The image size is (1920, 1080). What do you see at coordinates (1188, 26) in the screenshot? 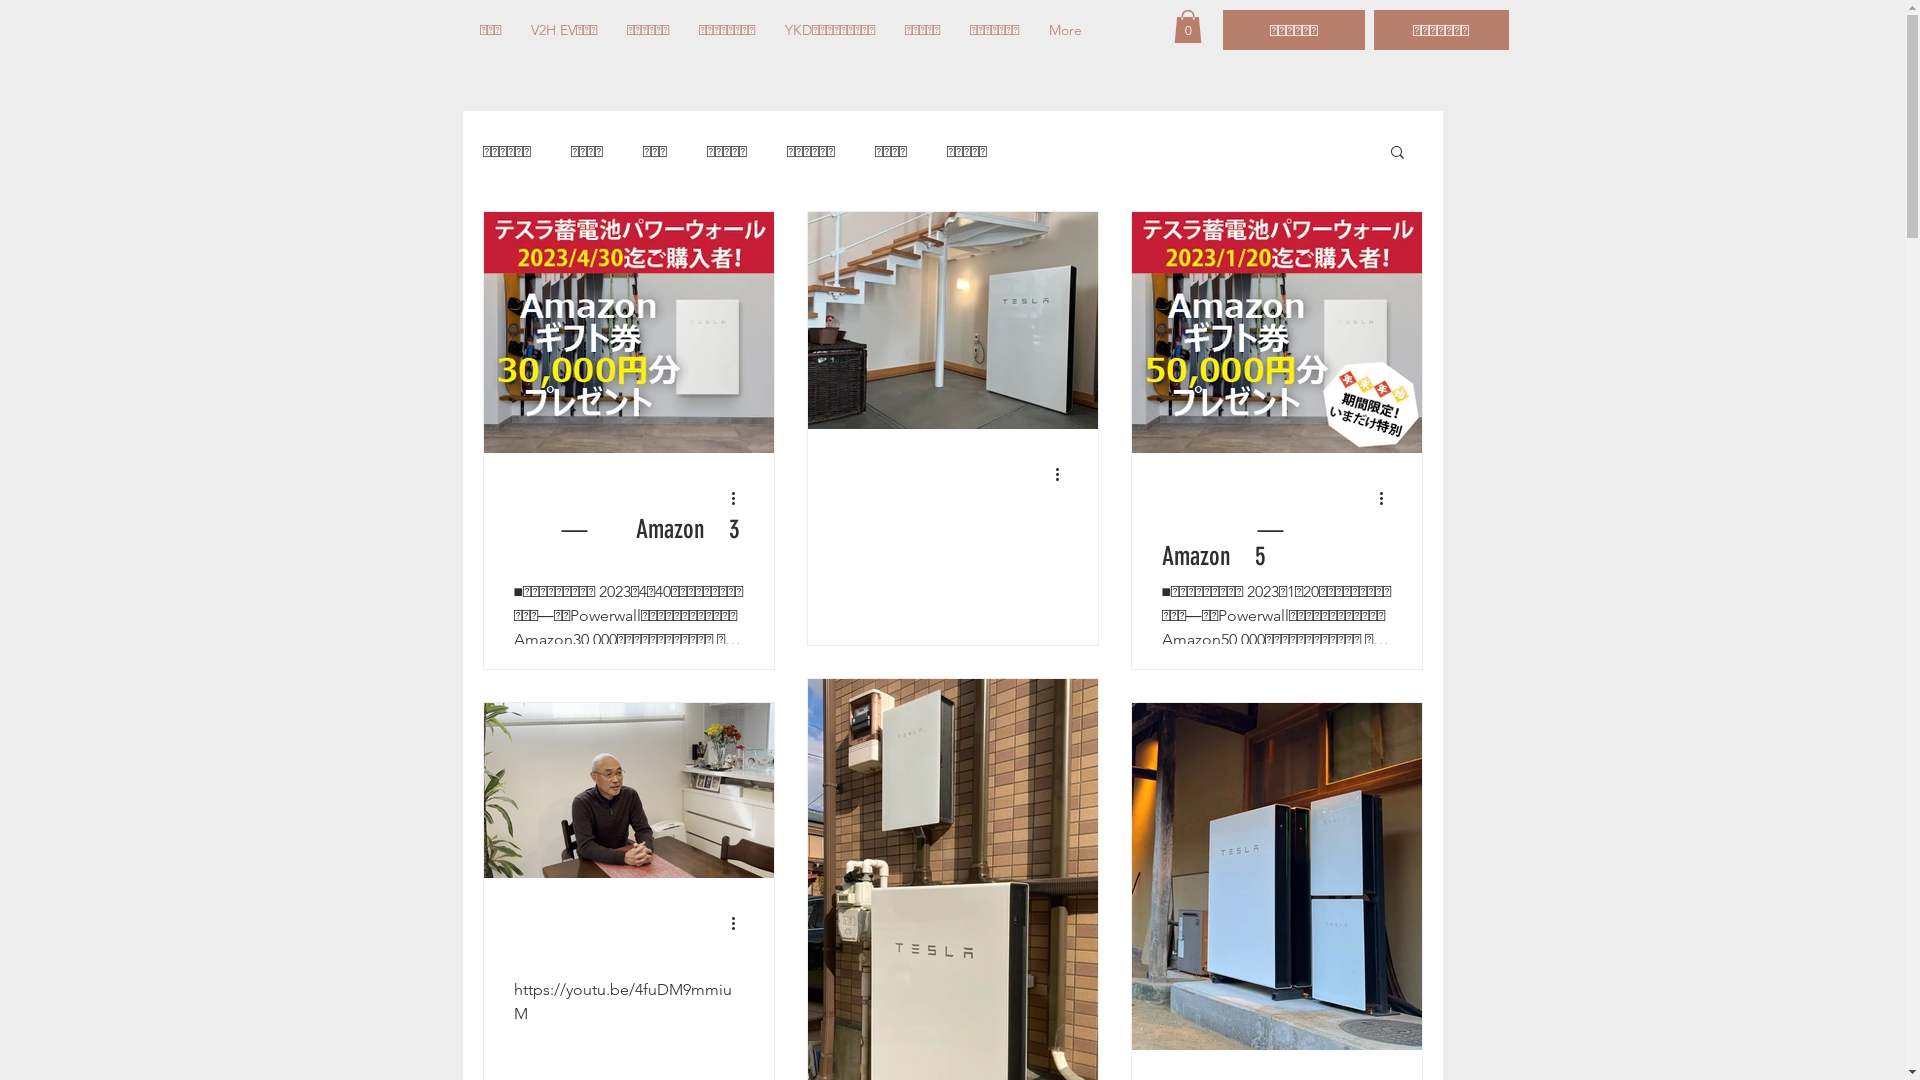
I see `'0'` at bounding box center [1188, 26].